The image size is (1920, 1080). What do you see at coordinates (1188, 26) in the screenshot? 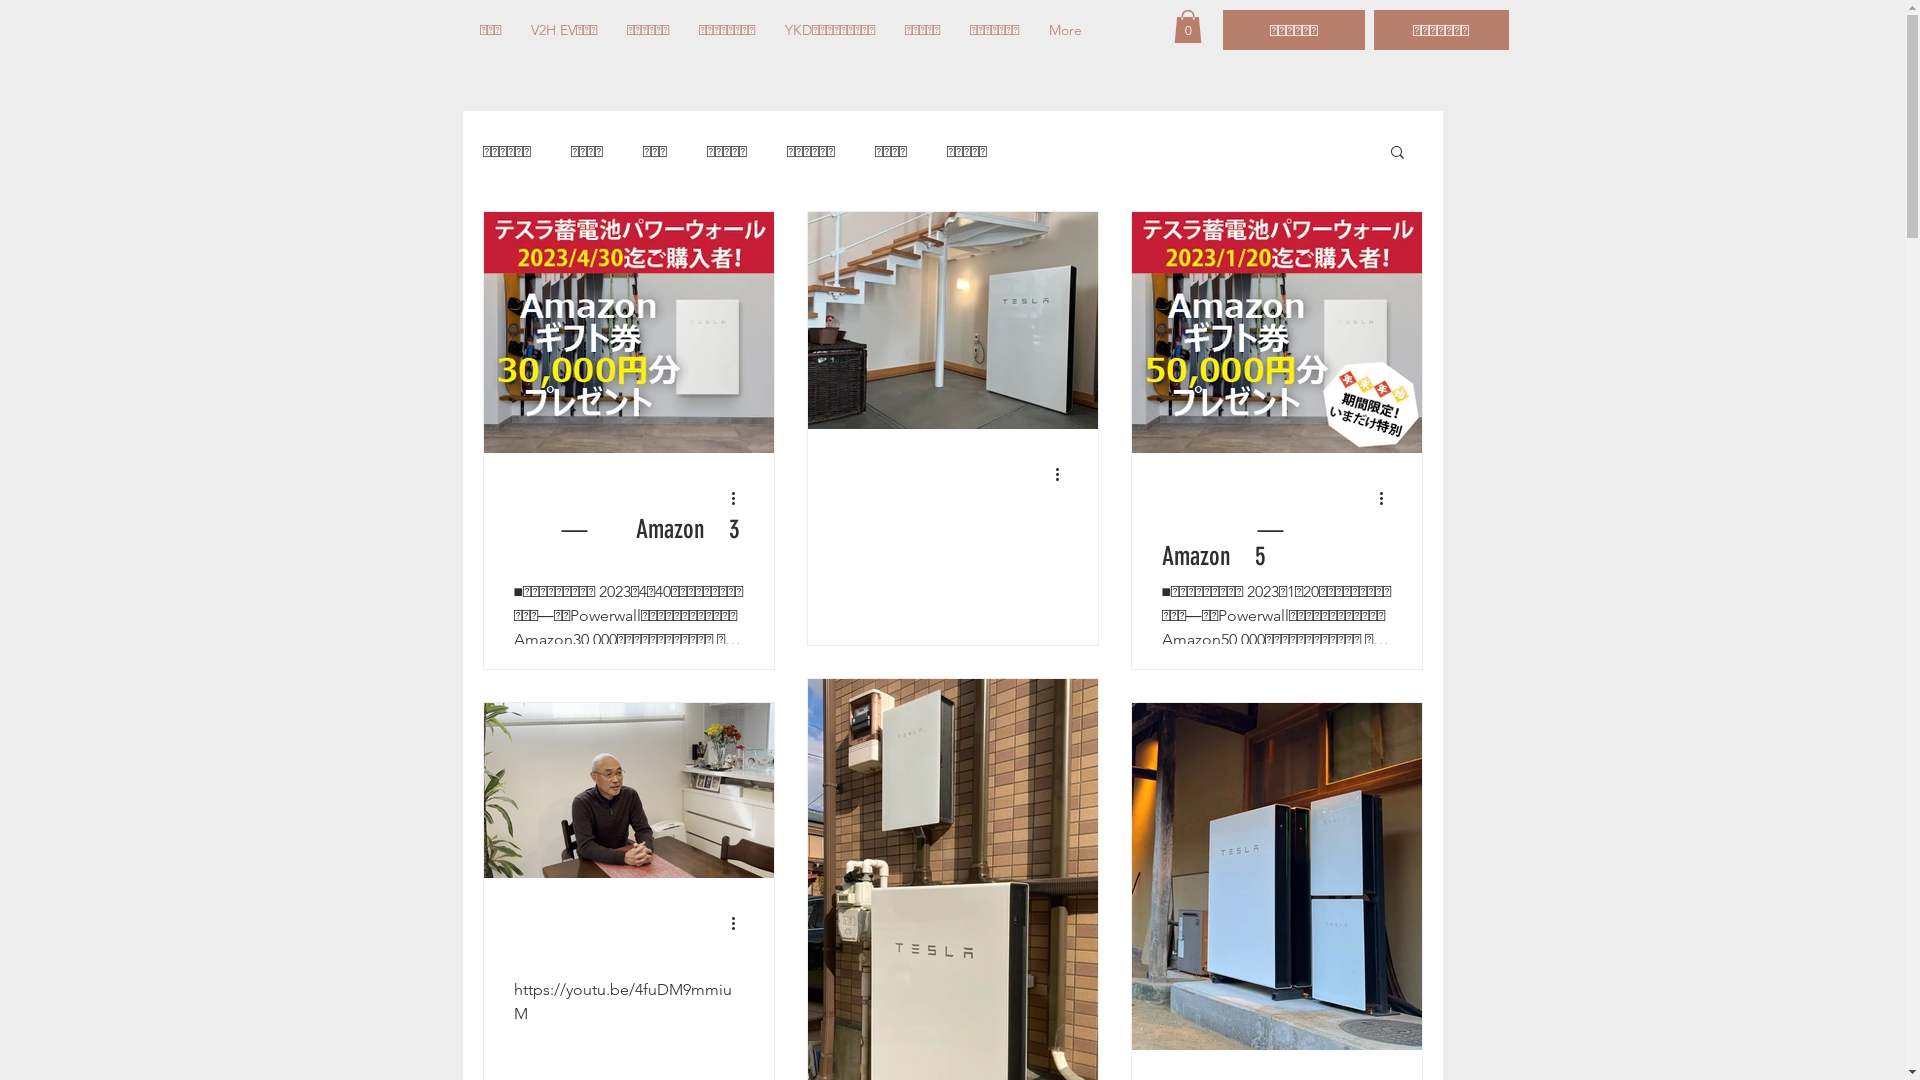
I see `'0'` at bounding box center [1188, 26].